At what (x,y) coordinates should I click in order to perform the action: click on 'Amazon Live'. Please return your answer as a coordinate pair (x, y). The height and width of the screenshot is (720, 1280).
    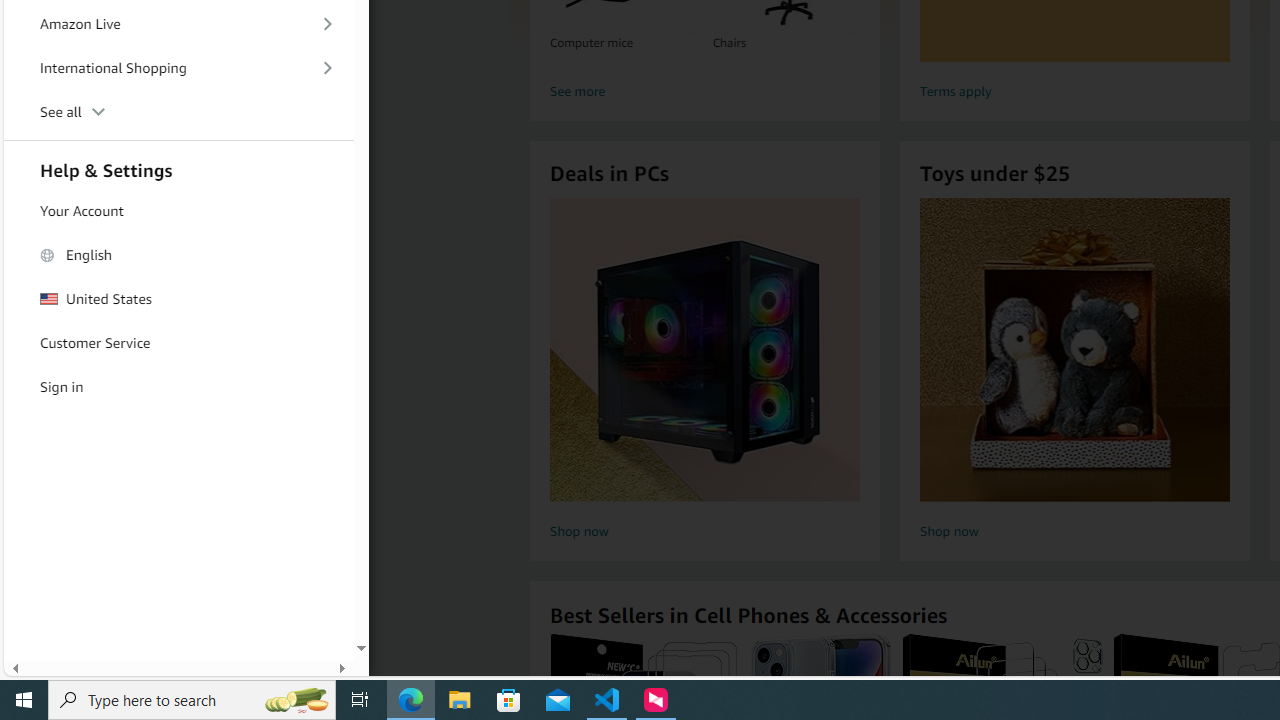
    Looking at the image, I should click on (179, 24).